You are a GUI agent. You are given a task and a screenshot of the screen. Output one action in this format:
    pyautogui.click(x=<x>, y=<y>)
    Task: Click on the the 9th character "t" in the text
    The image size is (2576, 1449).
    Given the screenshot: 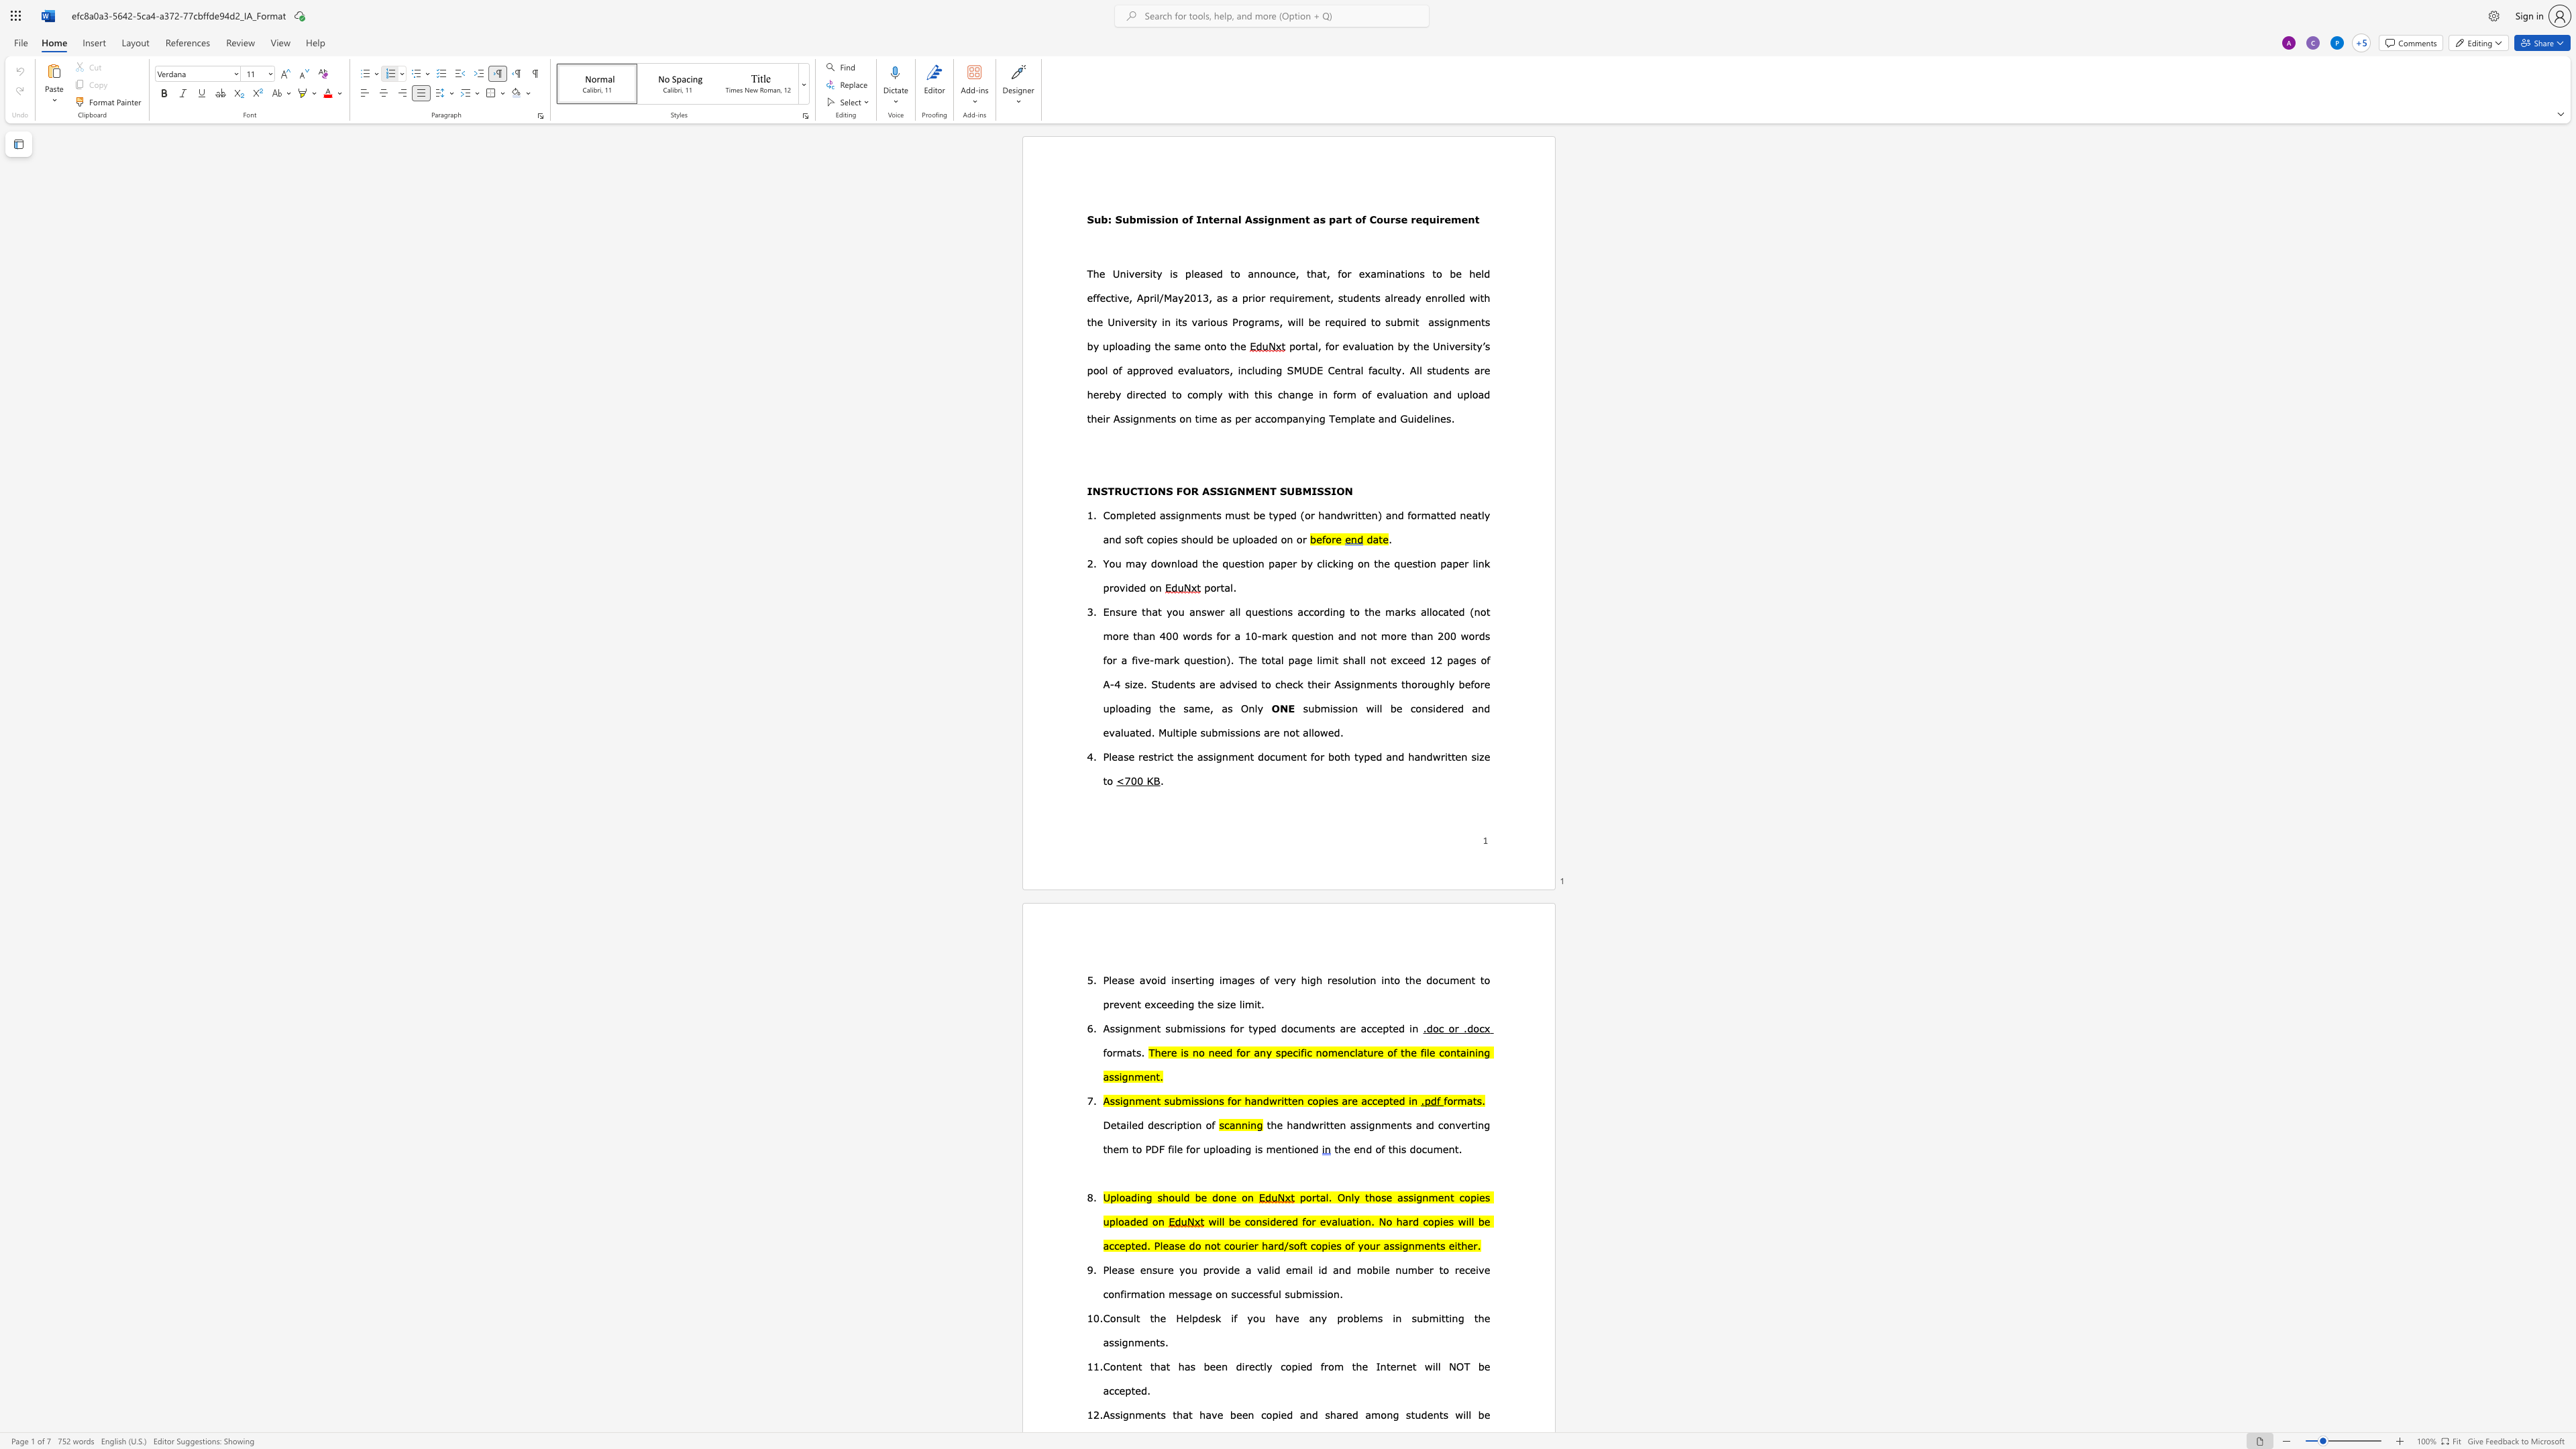 What is the action you would take?
    pyautogui.click(x=1132, y=1389)
    